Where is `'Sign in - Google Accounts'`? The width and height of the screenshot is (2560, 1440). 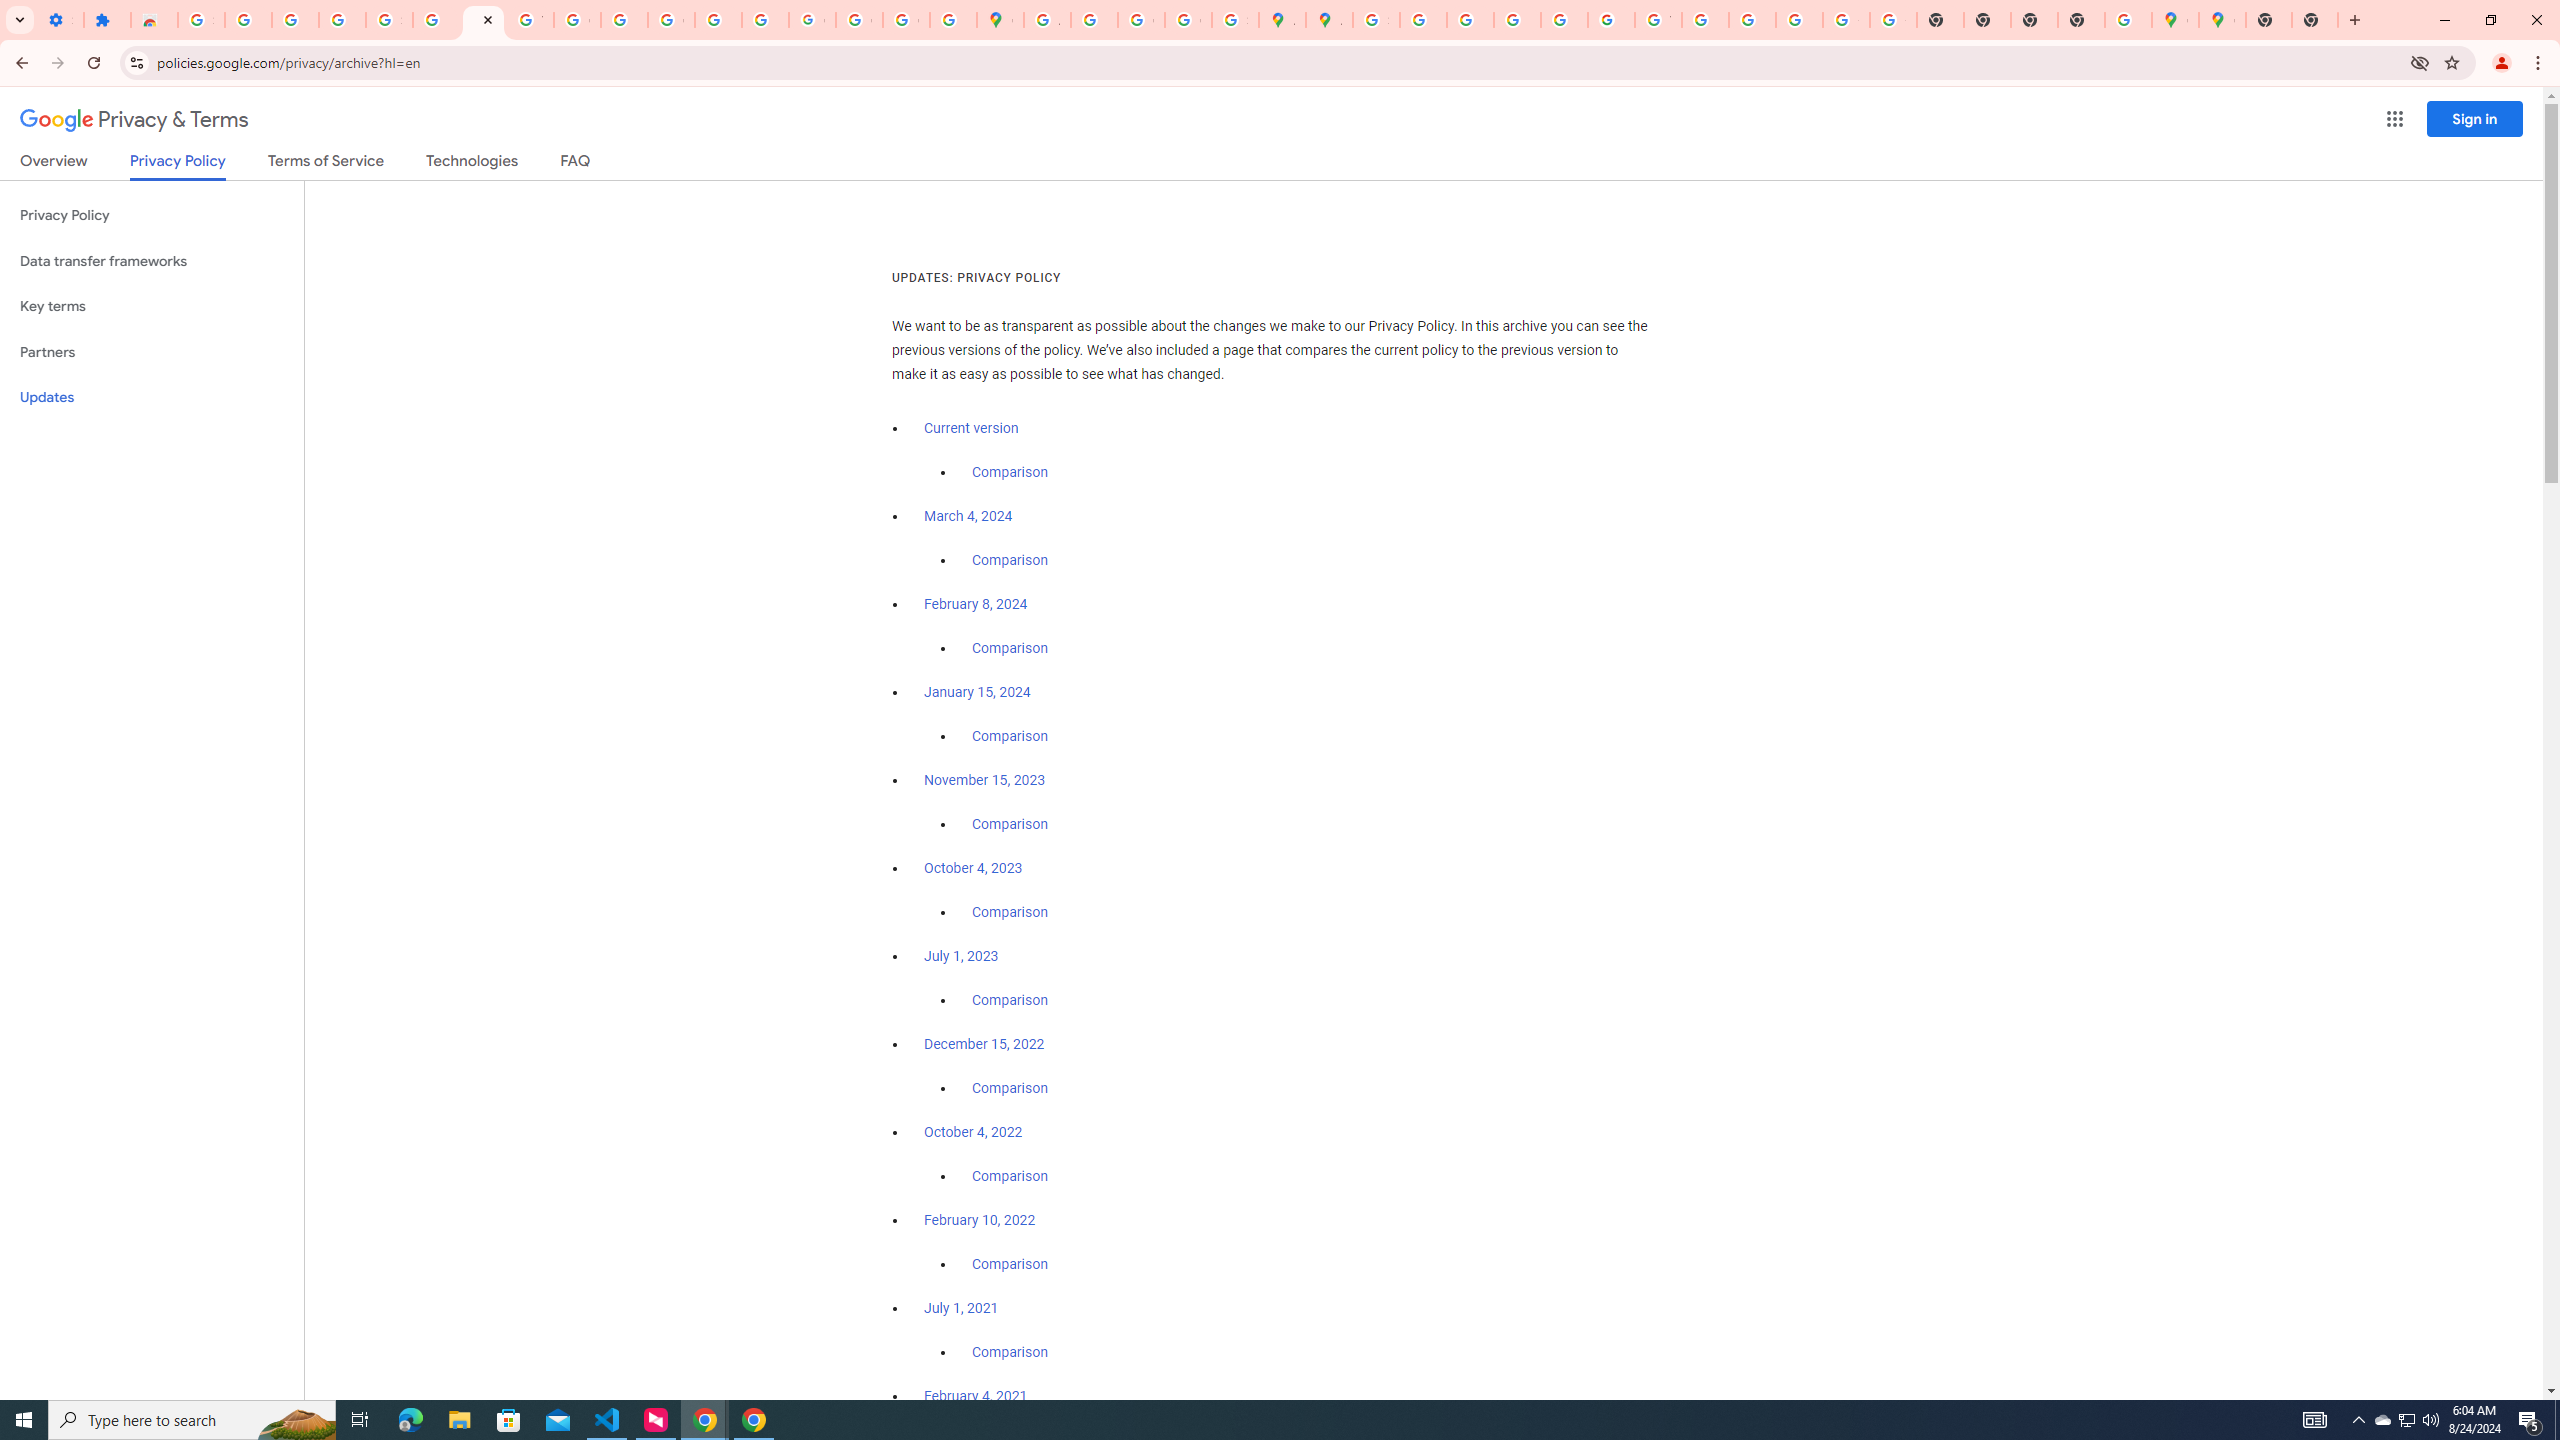 'Sign in - Google Accounts' is located at coordinates (199, 19).